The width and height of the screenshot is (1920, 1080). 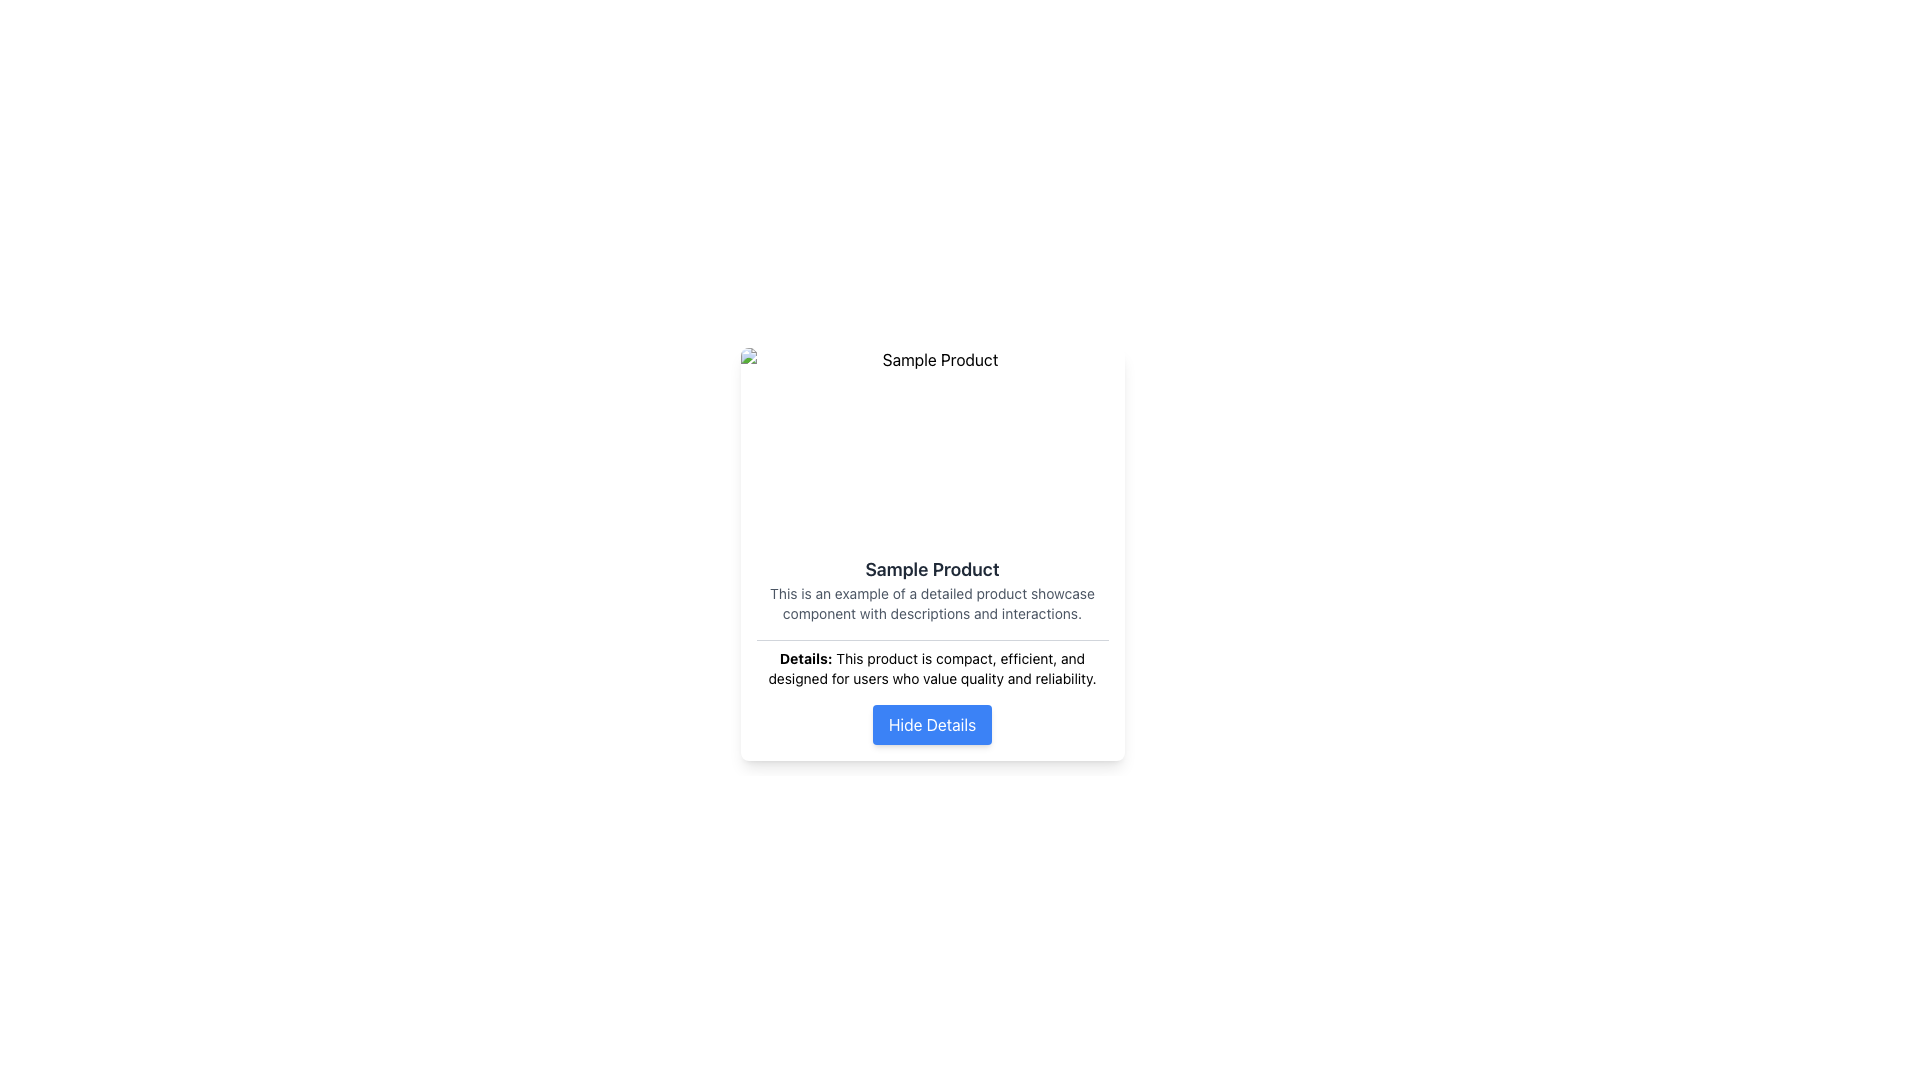 What do you see at coordinates (931, 725) in the screenshot?
I see `the button that toggles the visibility of the details section to change its appearance` at bounding box center [931, 725].